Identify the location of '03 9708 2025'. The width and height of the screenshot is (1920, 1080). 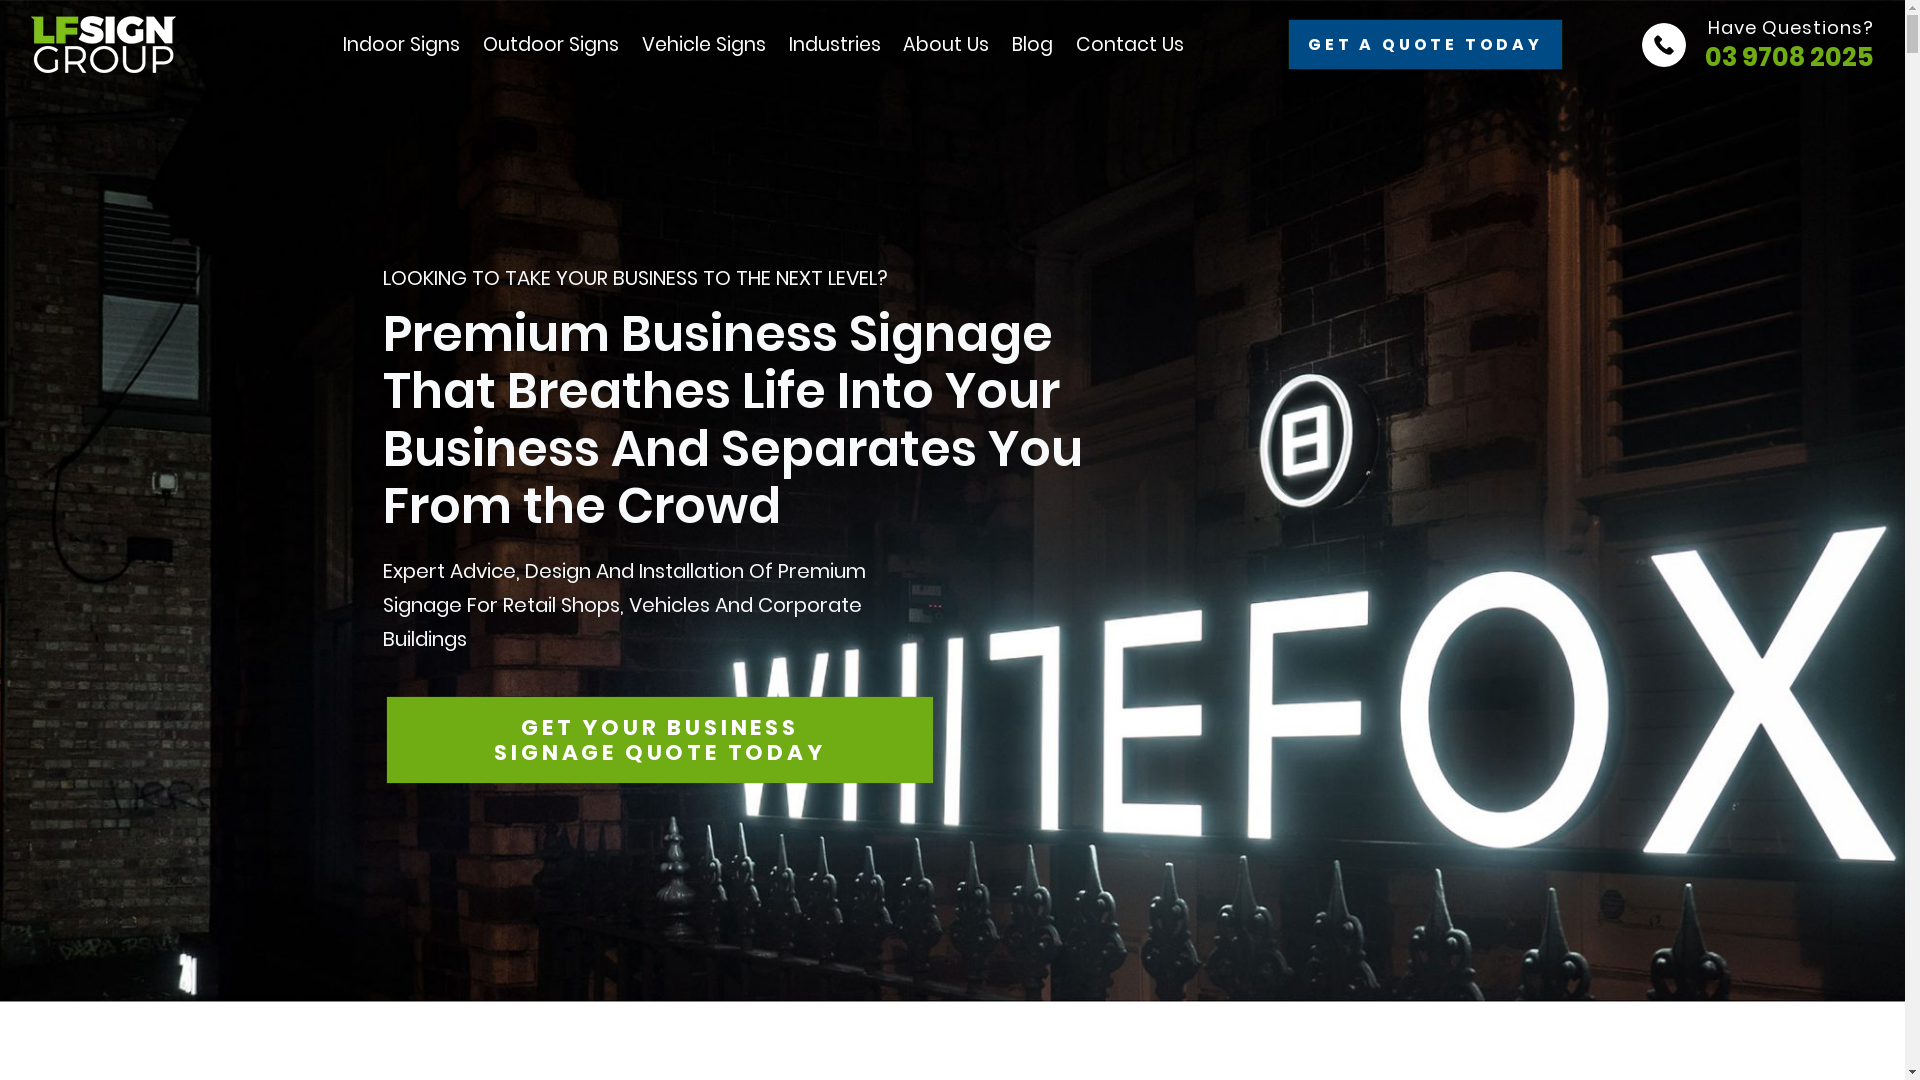
(1703, 56).